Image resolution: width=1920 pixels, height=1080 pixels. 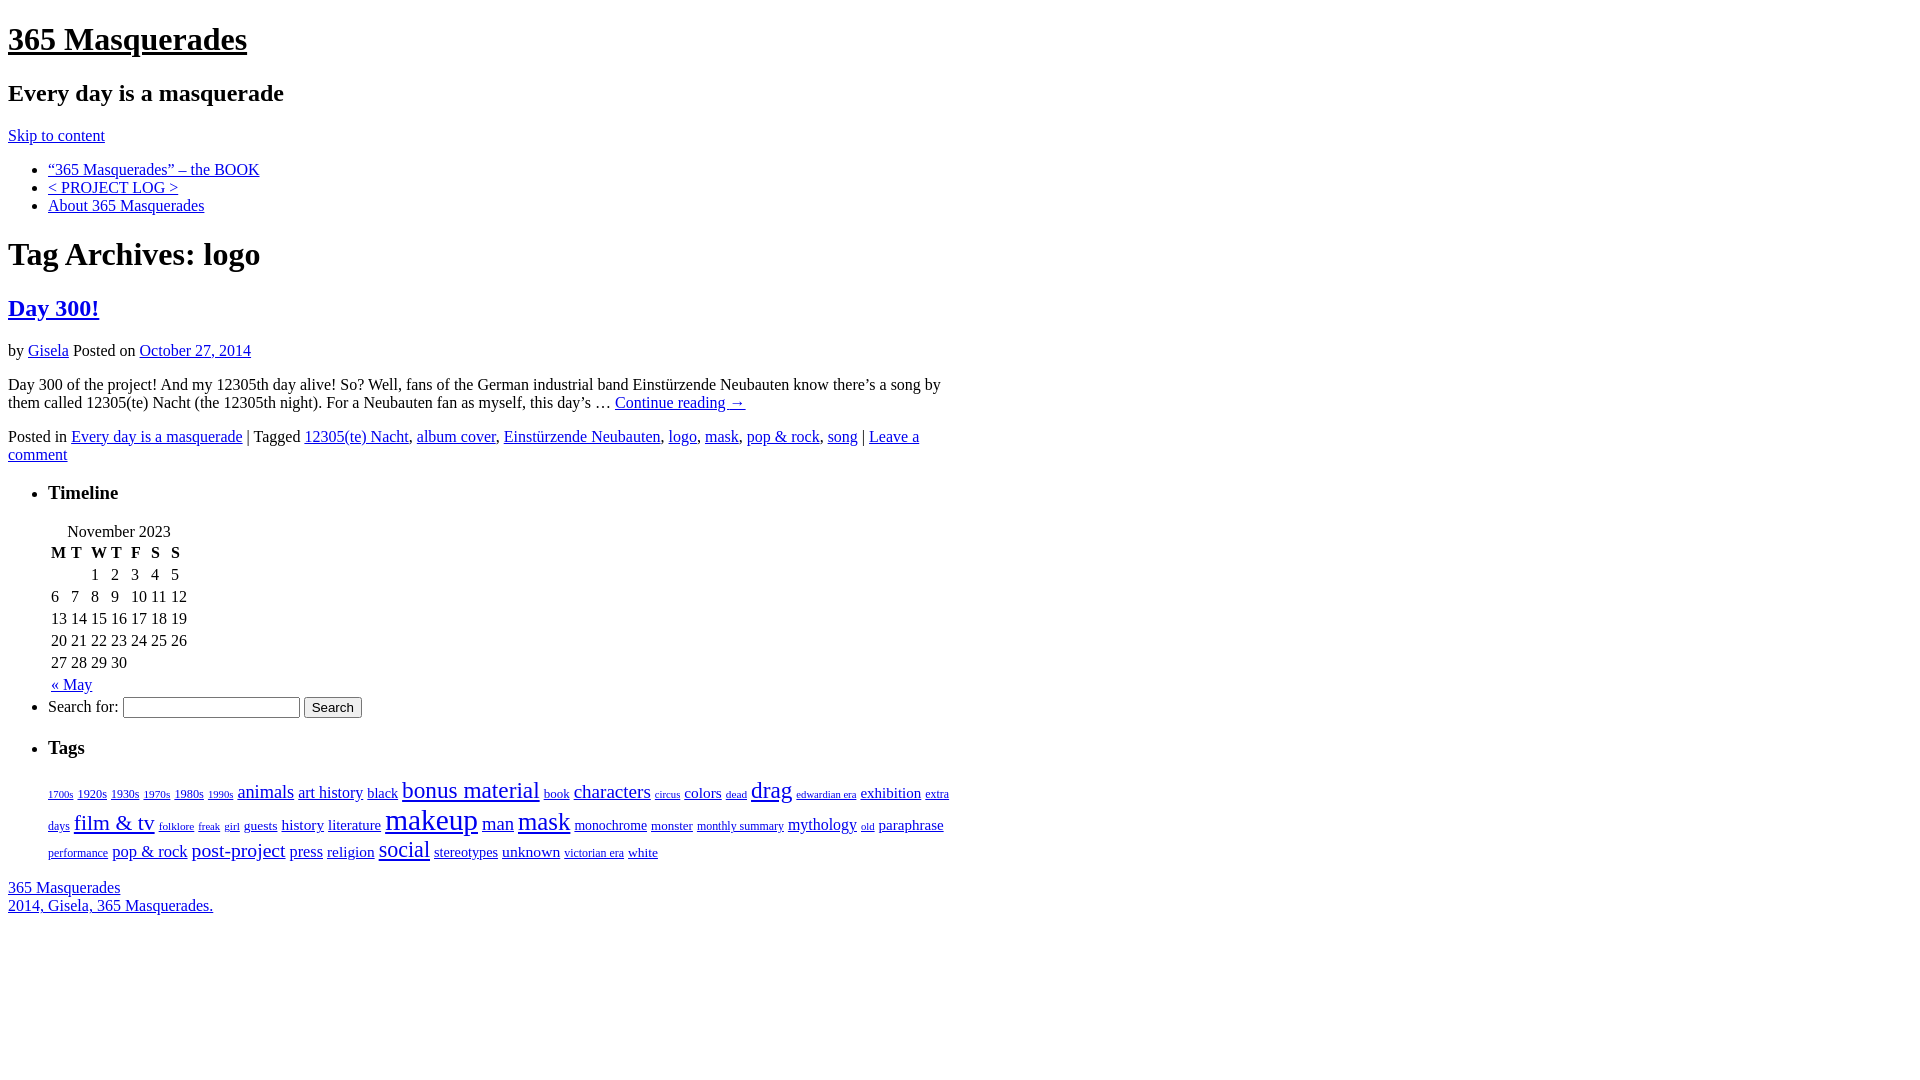 I want to click on 'Skip to content', so click(x=56, y=135).